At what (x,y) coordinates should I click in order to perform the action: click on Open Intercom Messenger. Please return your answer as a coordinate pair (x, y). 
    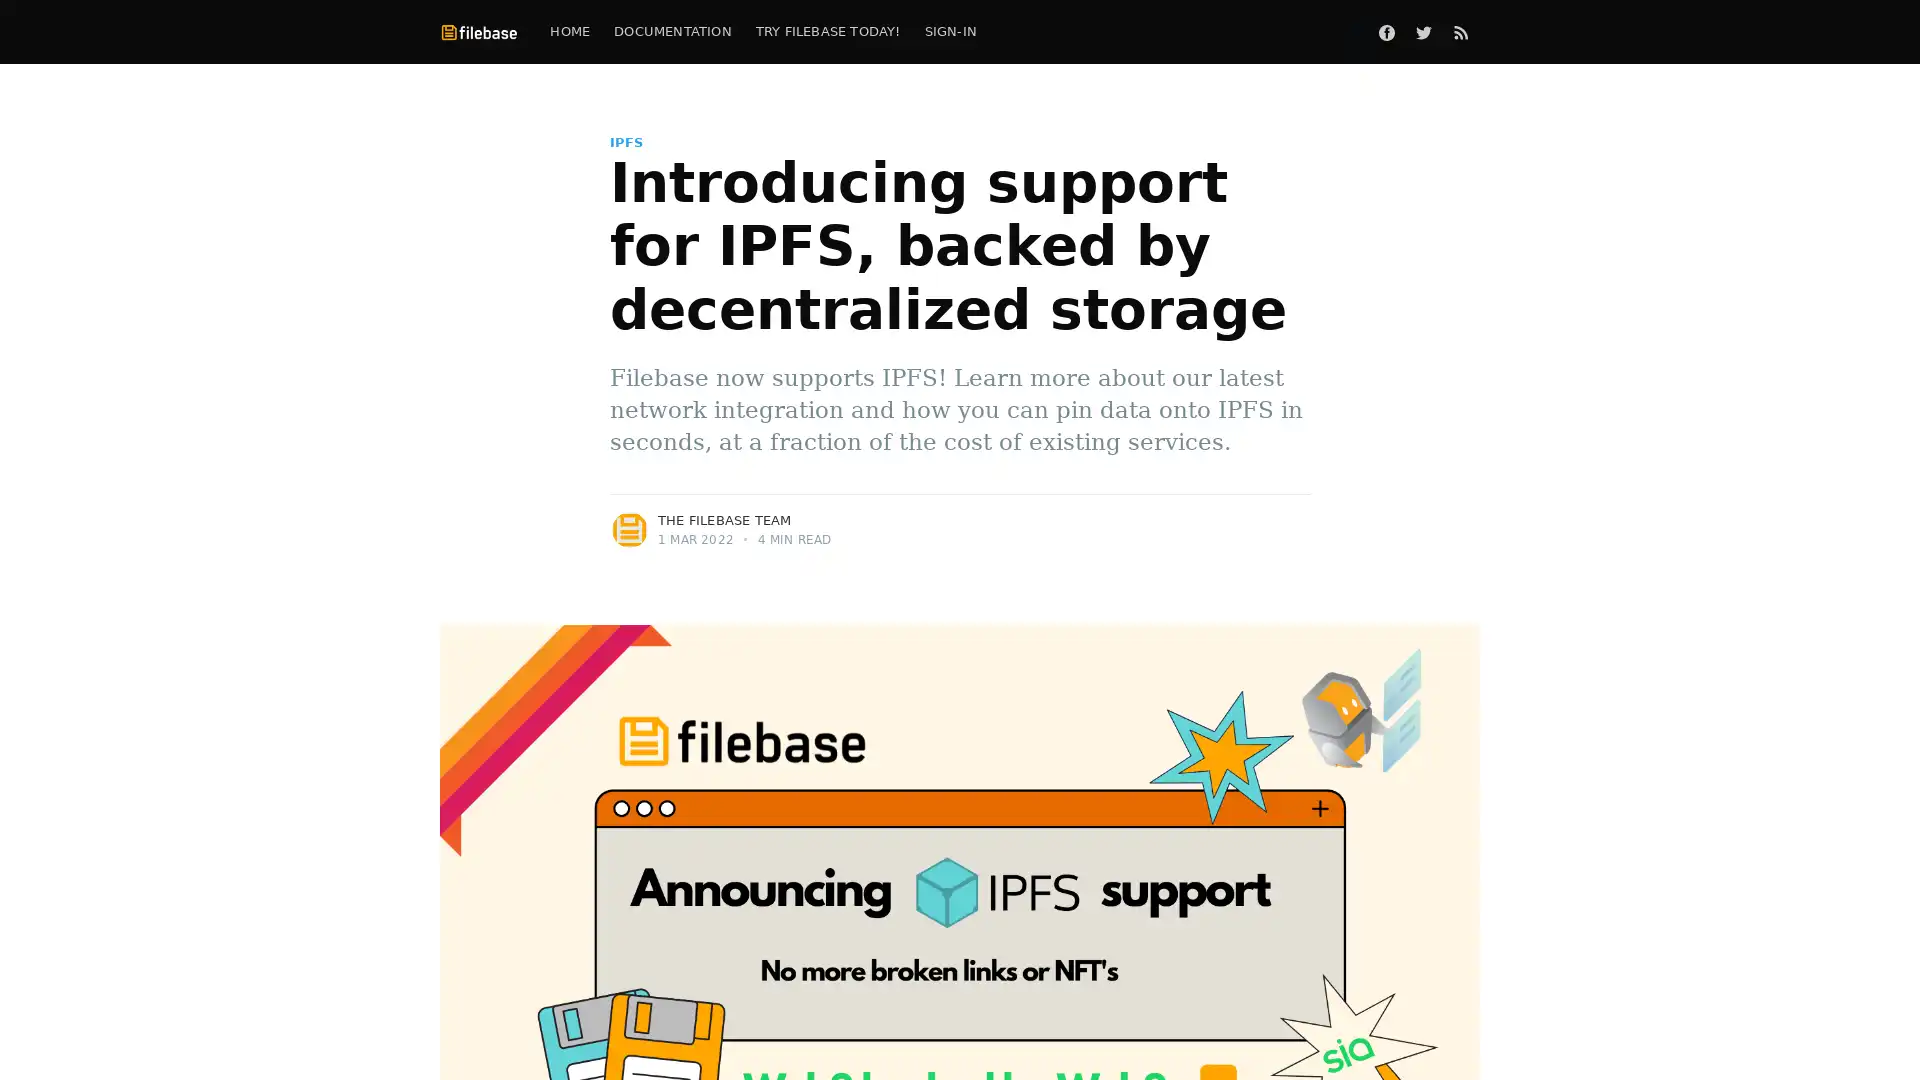
    Looking at the image, I should click on (1869, 1029).